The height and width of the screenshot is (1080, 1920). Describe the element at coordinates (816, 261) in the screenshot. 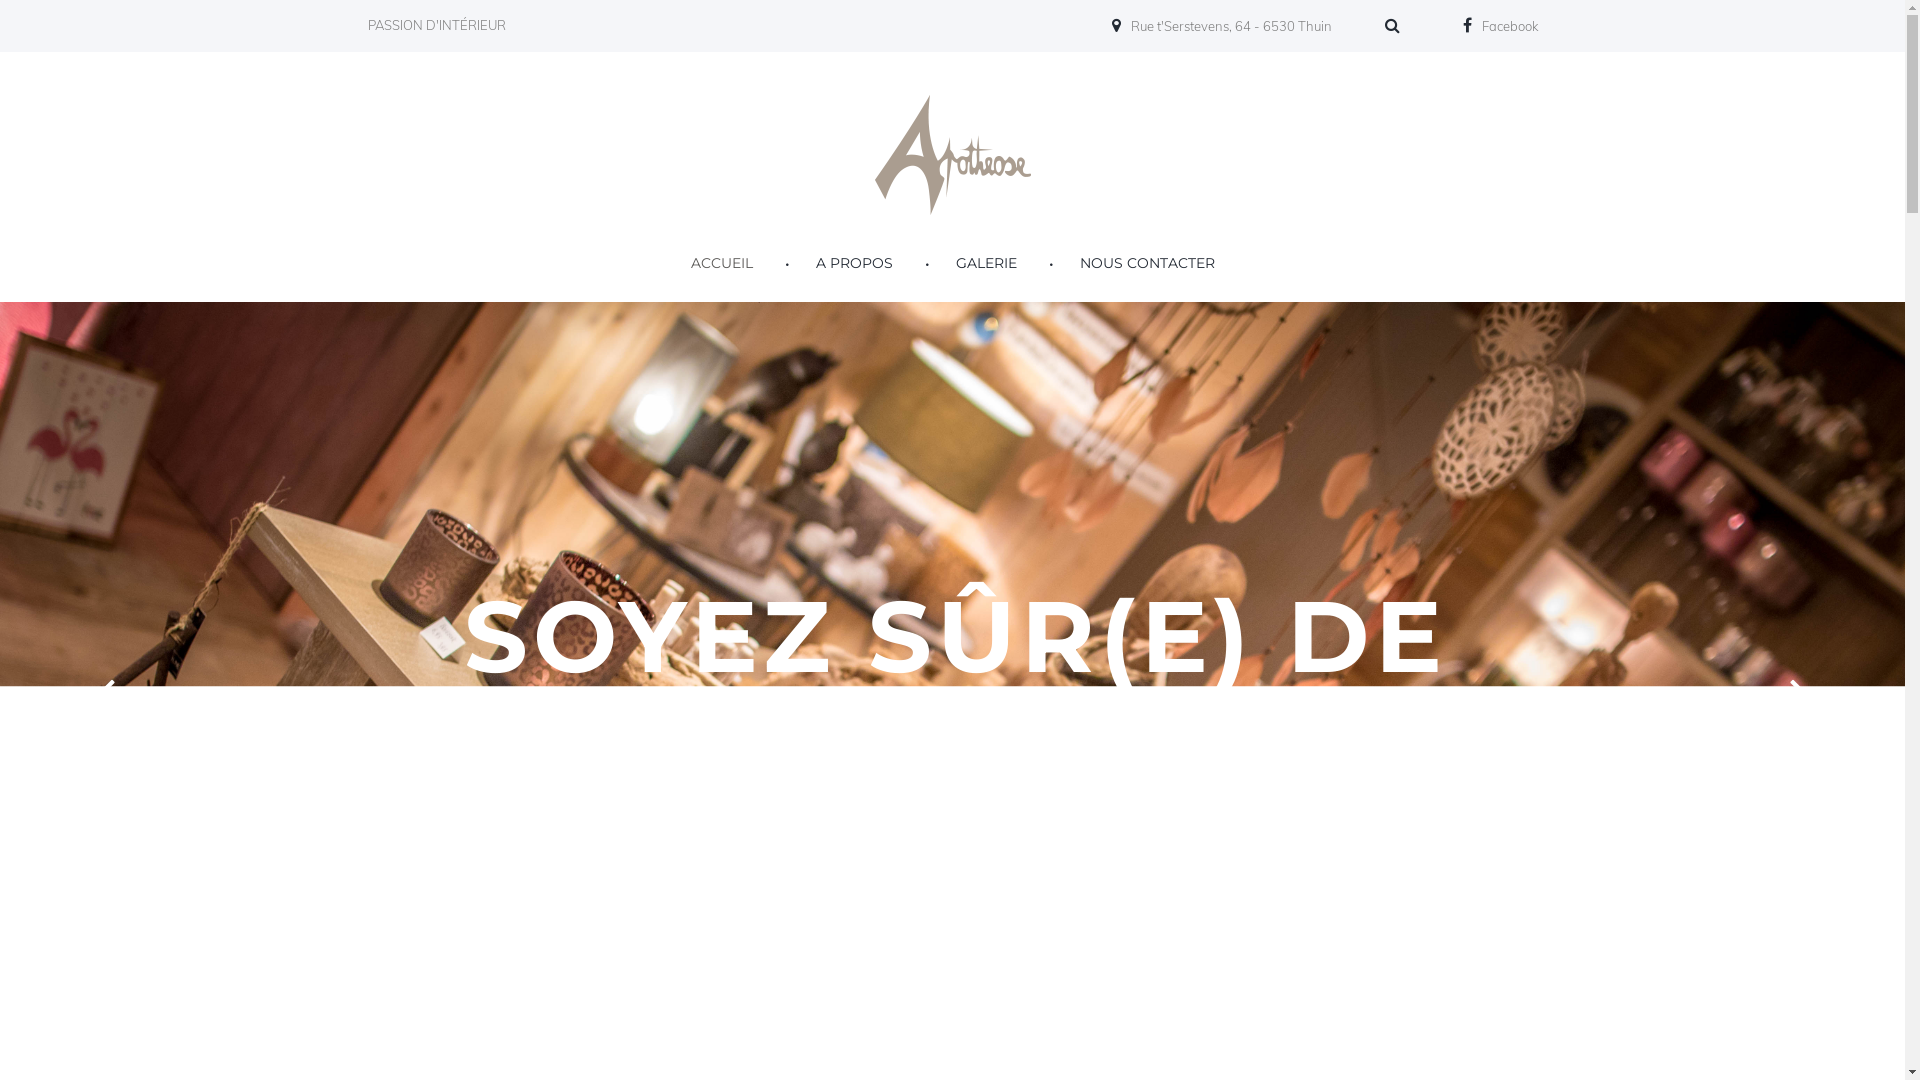

I see `'A PROPOS'` at that location.